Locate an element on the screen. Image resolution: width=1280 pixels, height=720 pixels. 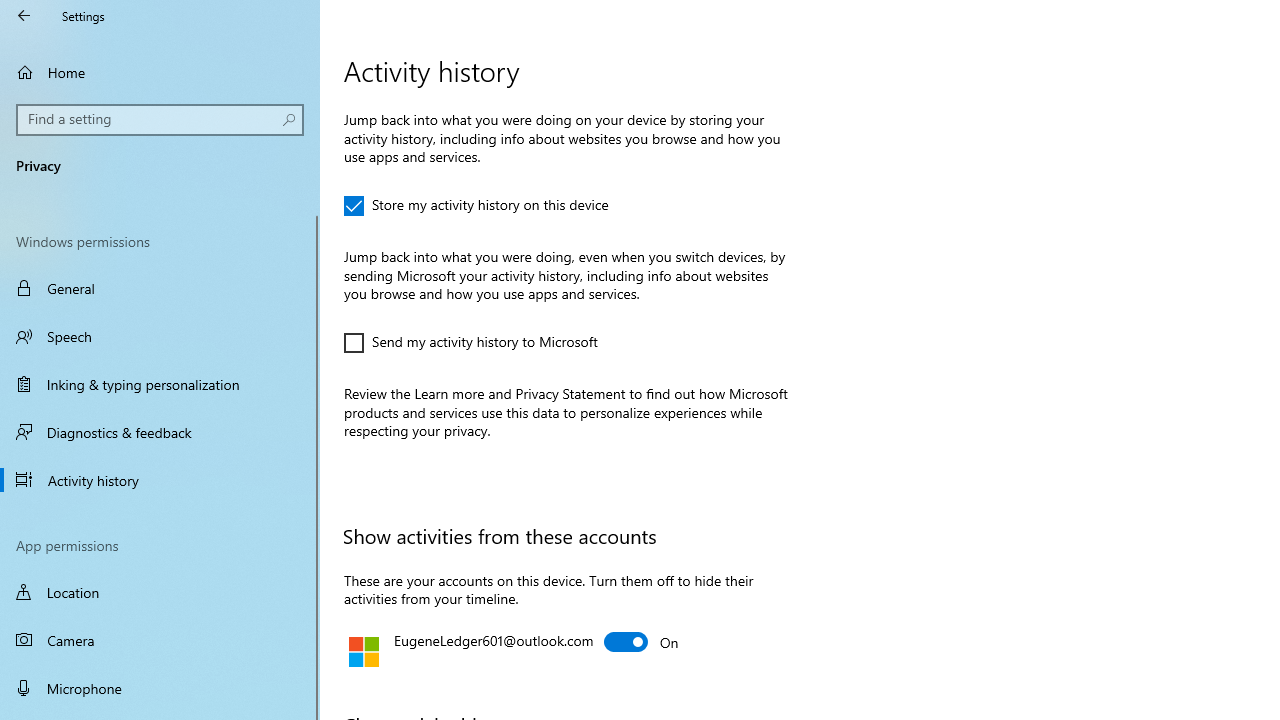
'Location' is located at coordinates (160, 591).